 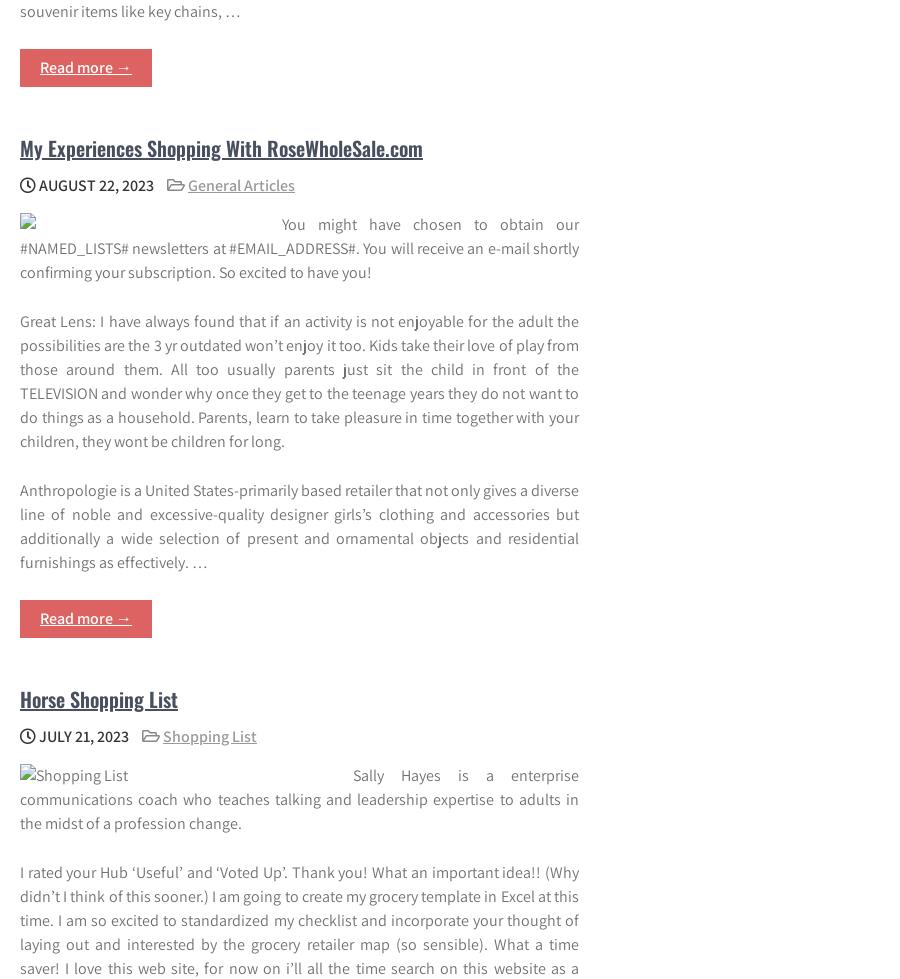 I want to click on 'You might have chosen to obtain our #NAMED_LISTS# newsletters at #EMAIL_ADDRESS#. You will receive an e-mail shortly confirming your subscription. So excited to have you!', so click(x=18, y=247).